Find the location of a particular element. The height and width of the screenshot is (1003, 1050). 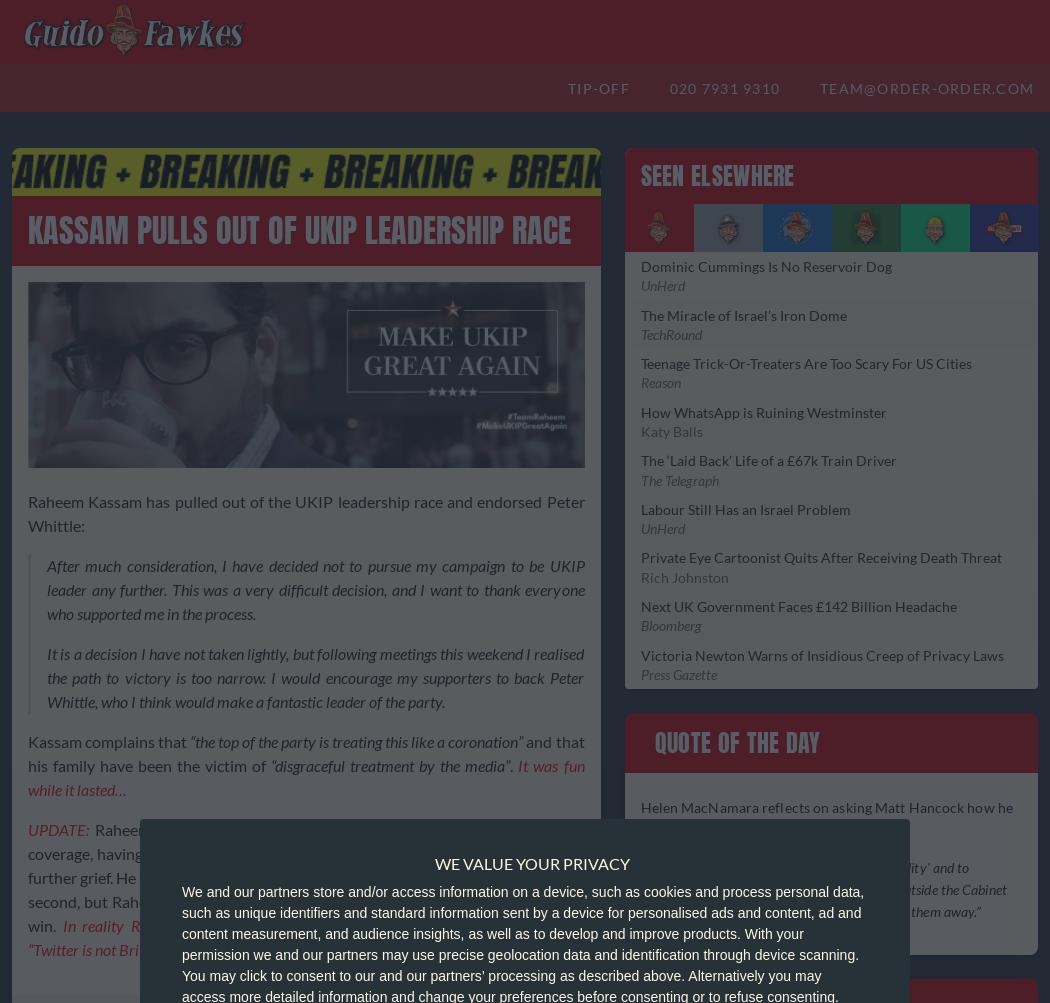

'.' is located at coordinates (512, 763).